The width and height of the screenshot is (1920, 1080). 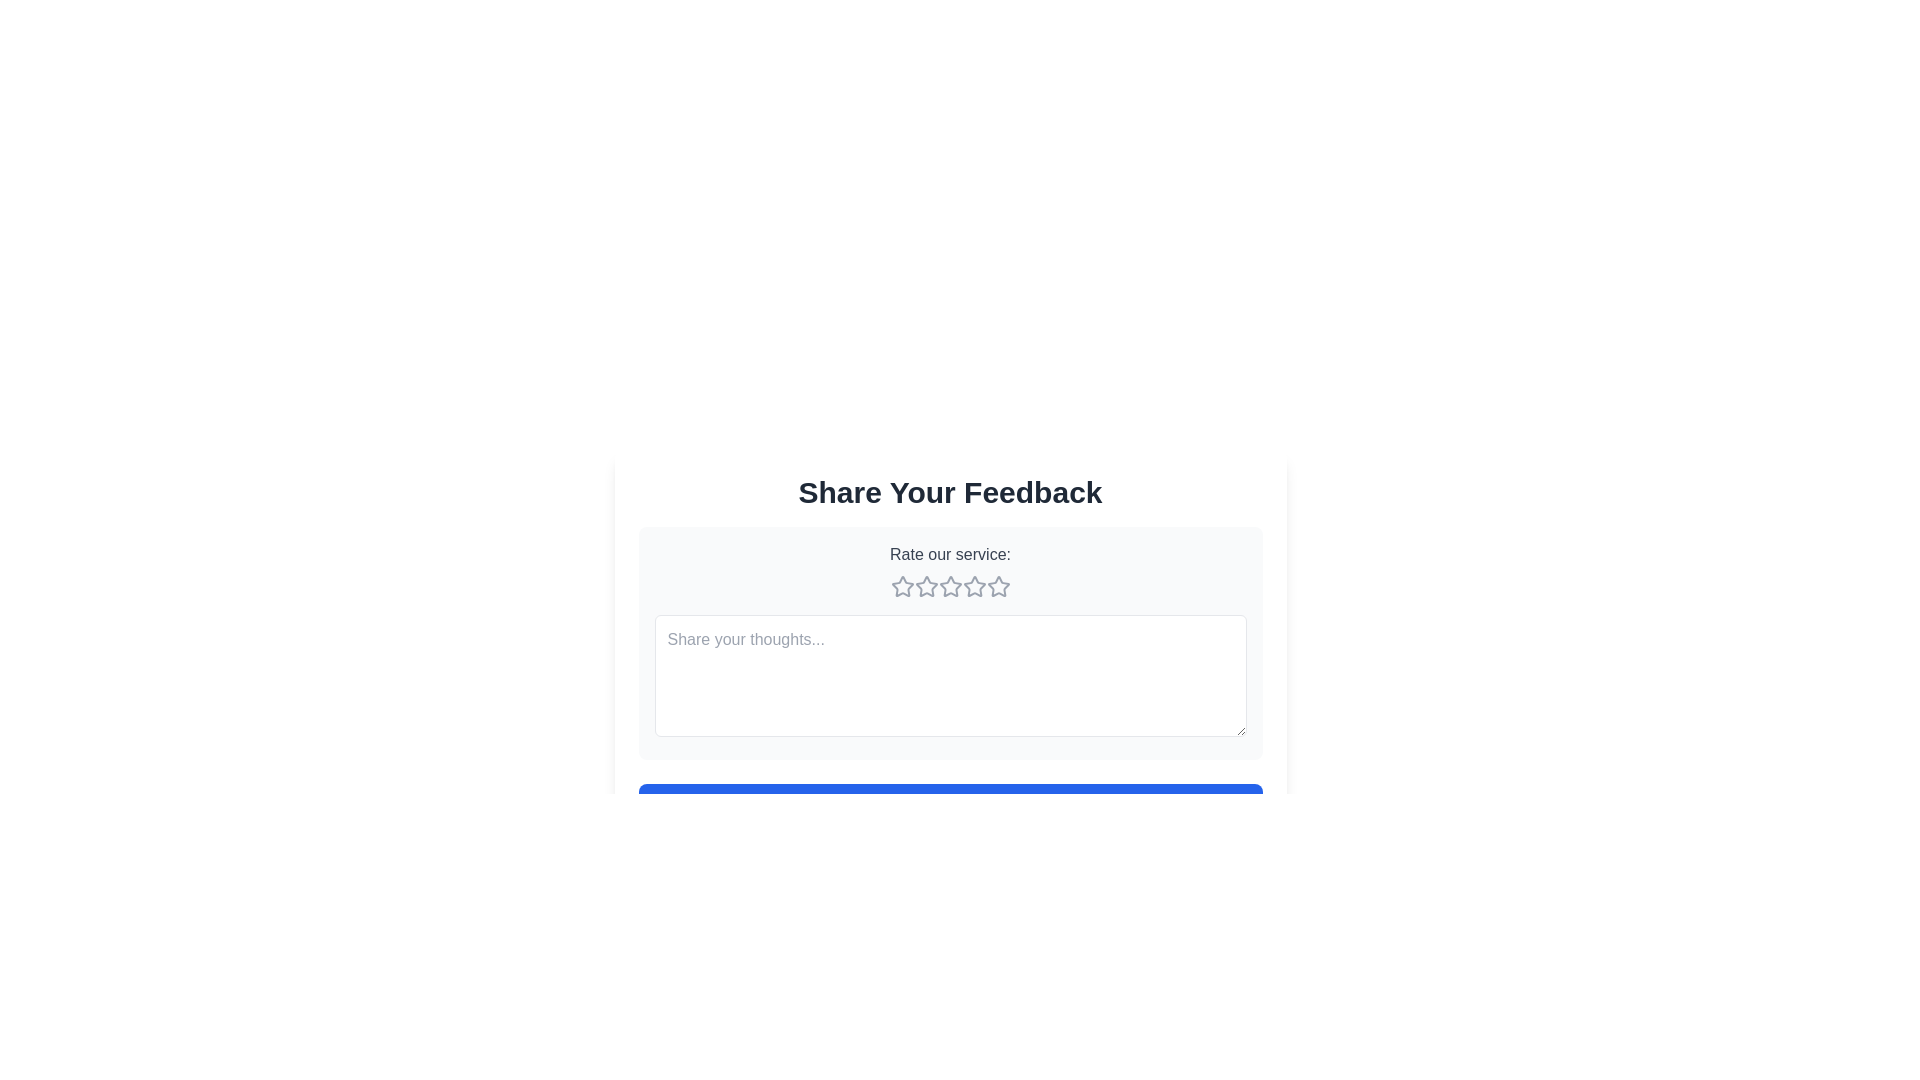 What do you see at coordinates (925, 585) in the screenshot?
I see `the first outlined star icon in the row of five stars under the 'Rate our service:' header` at bounding box center [925, 585].